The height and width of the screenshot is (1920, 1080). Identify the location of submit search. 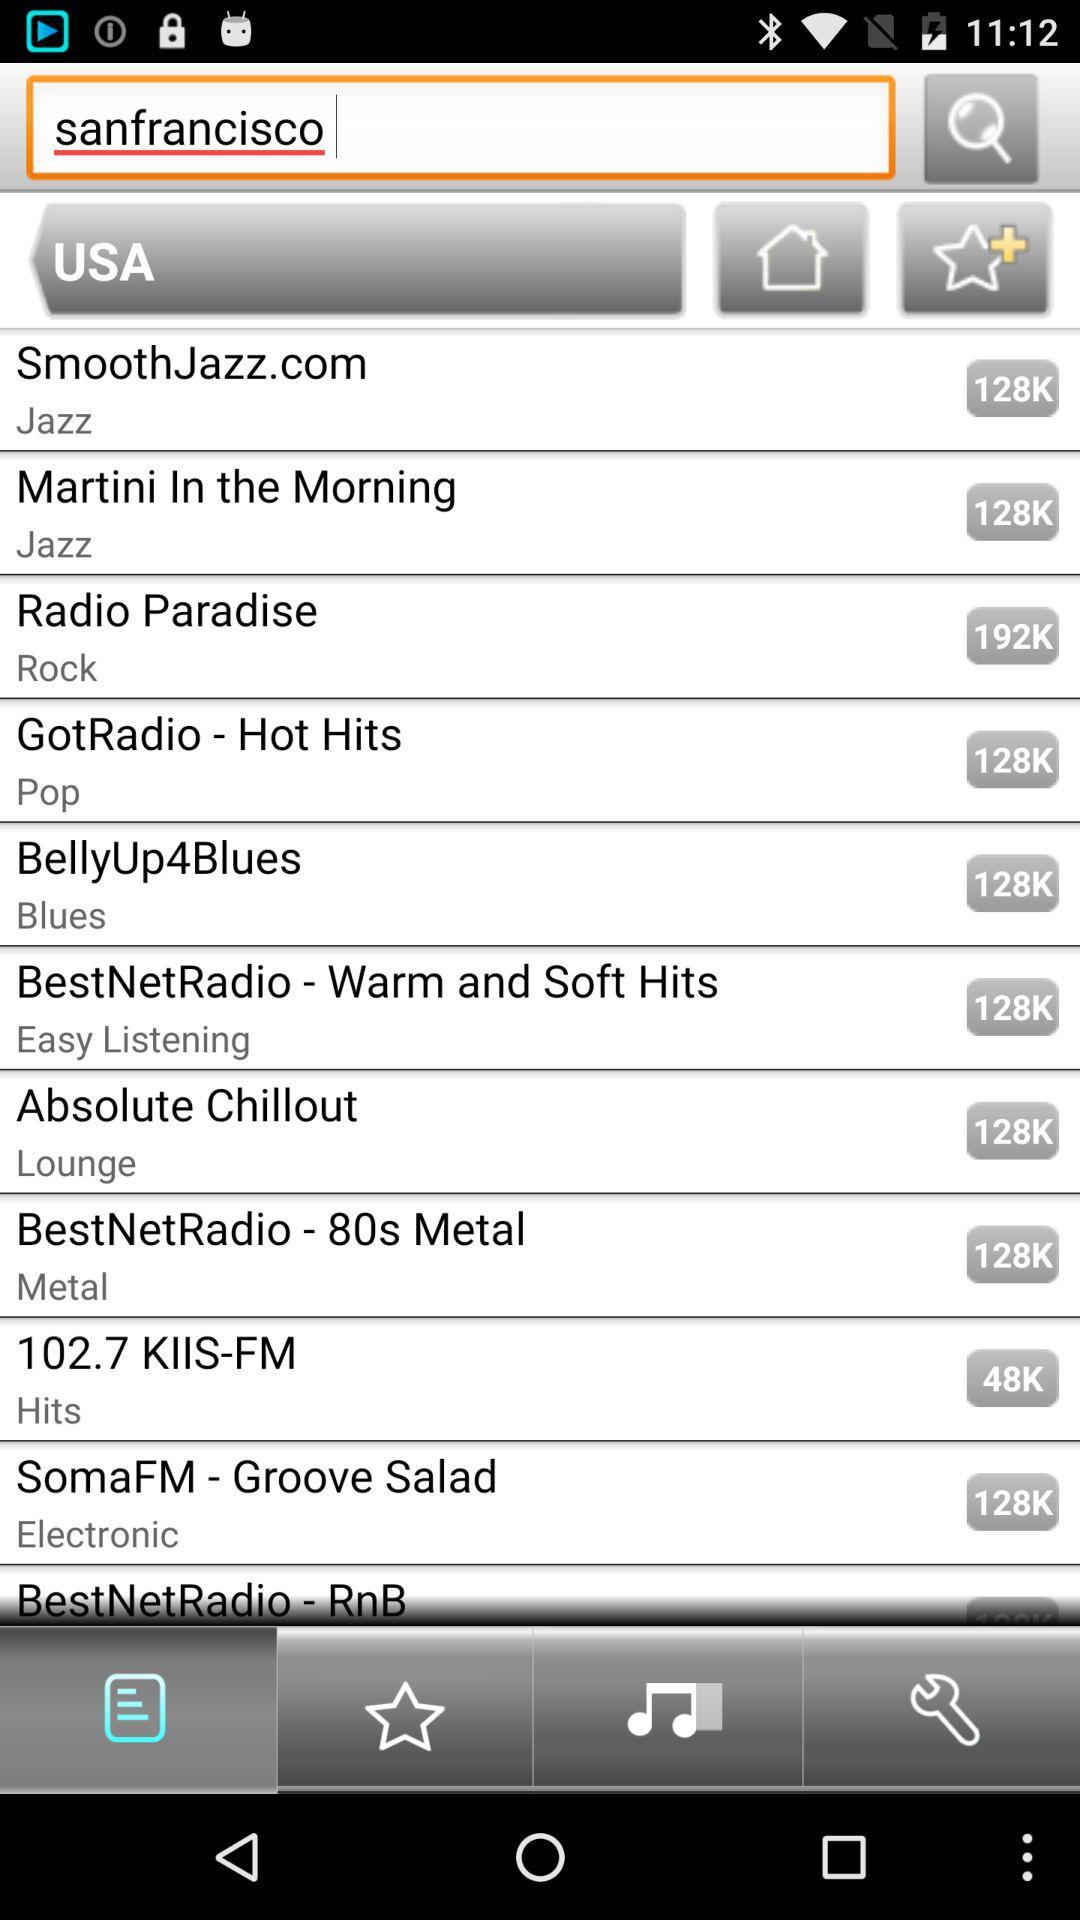
(979, 126).